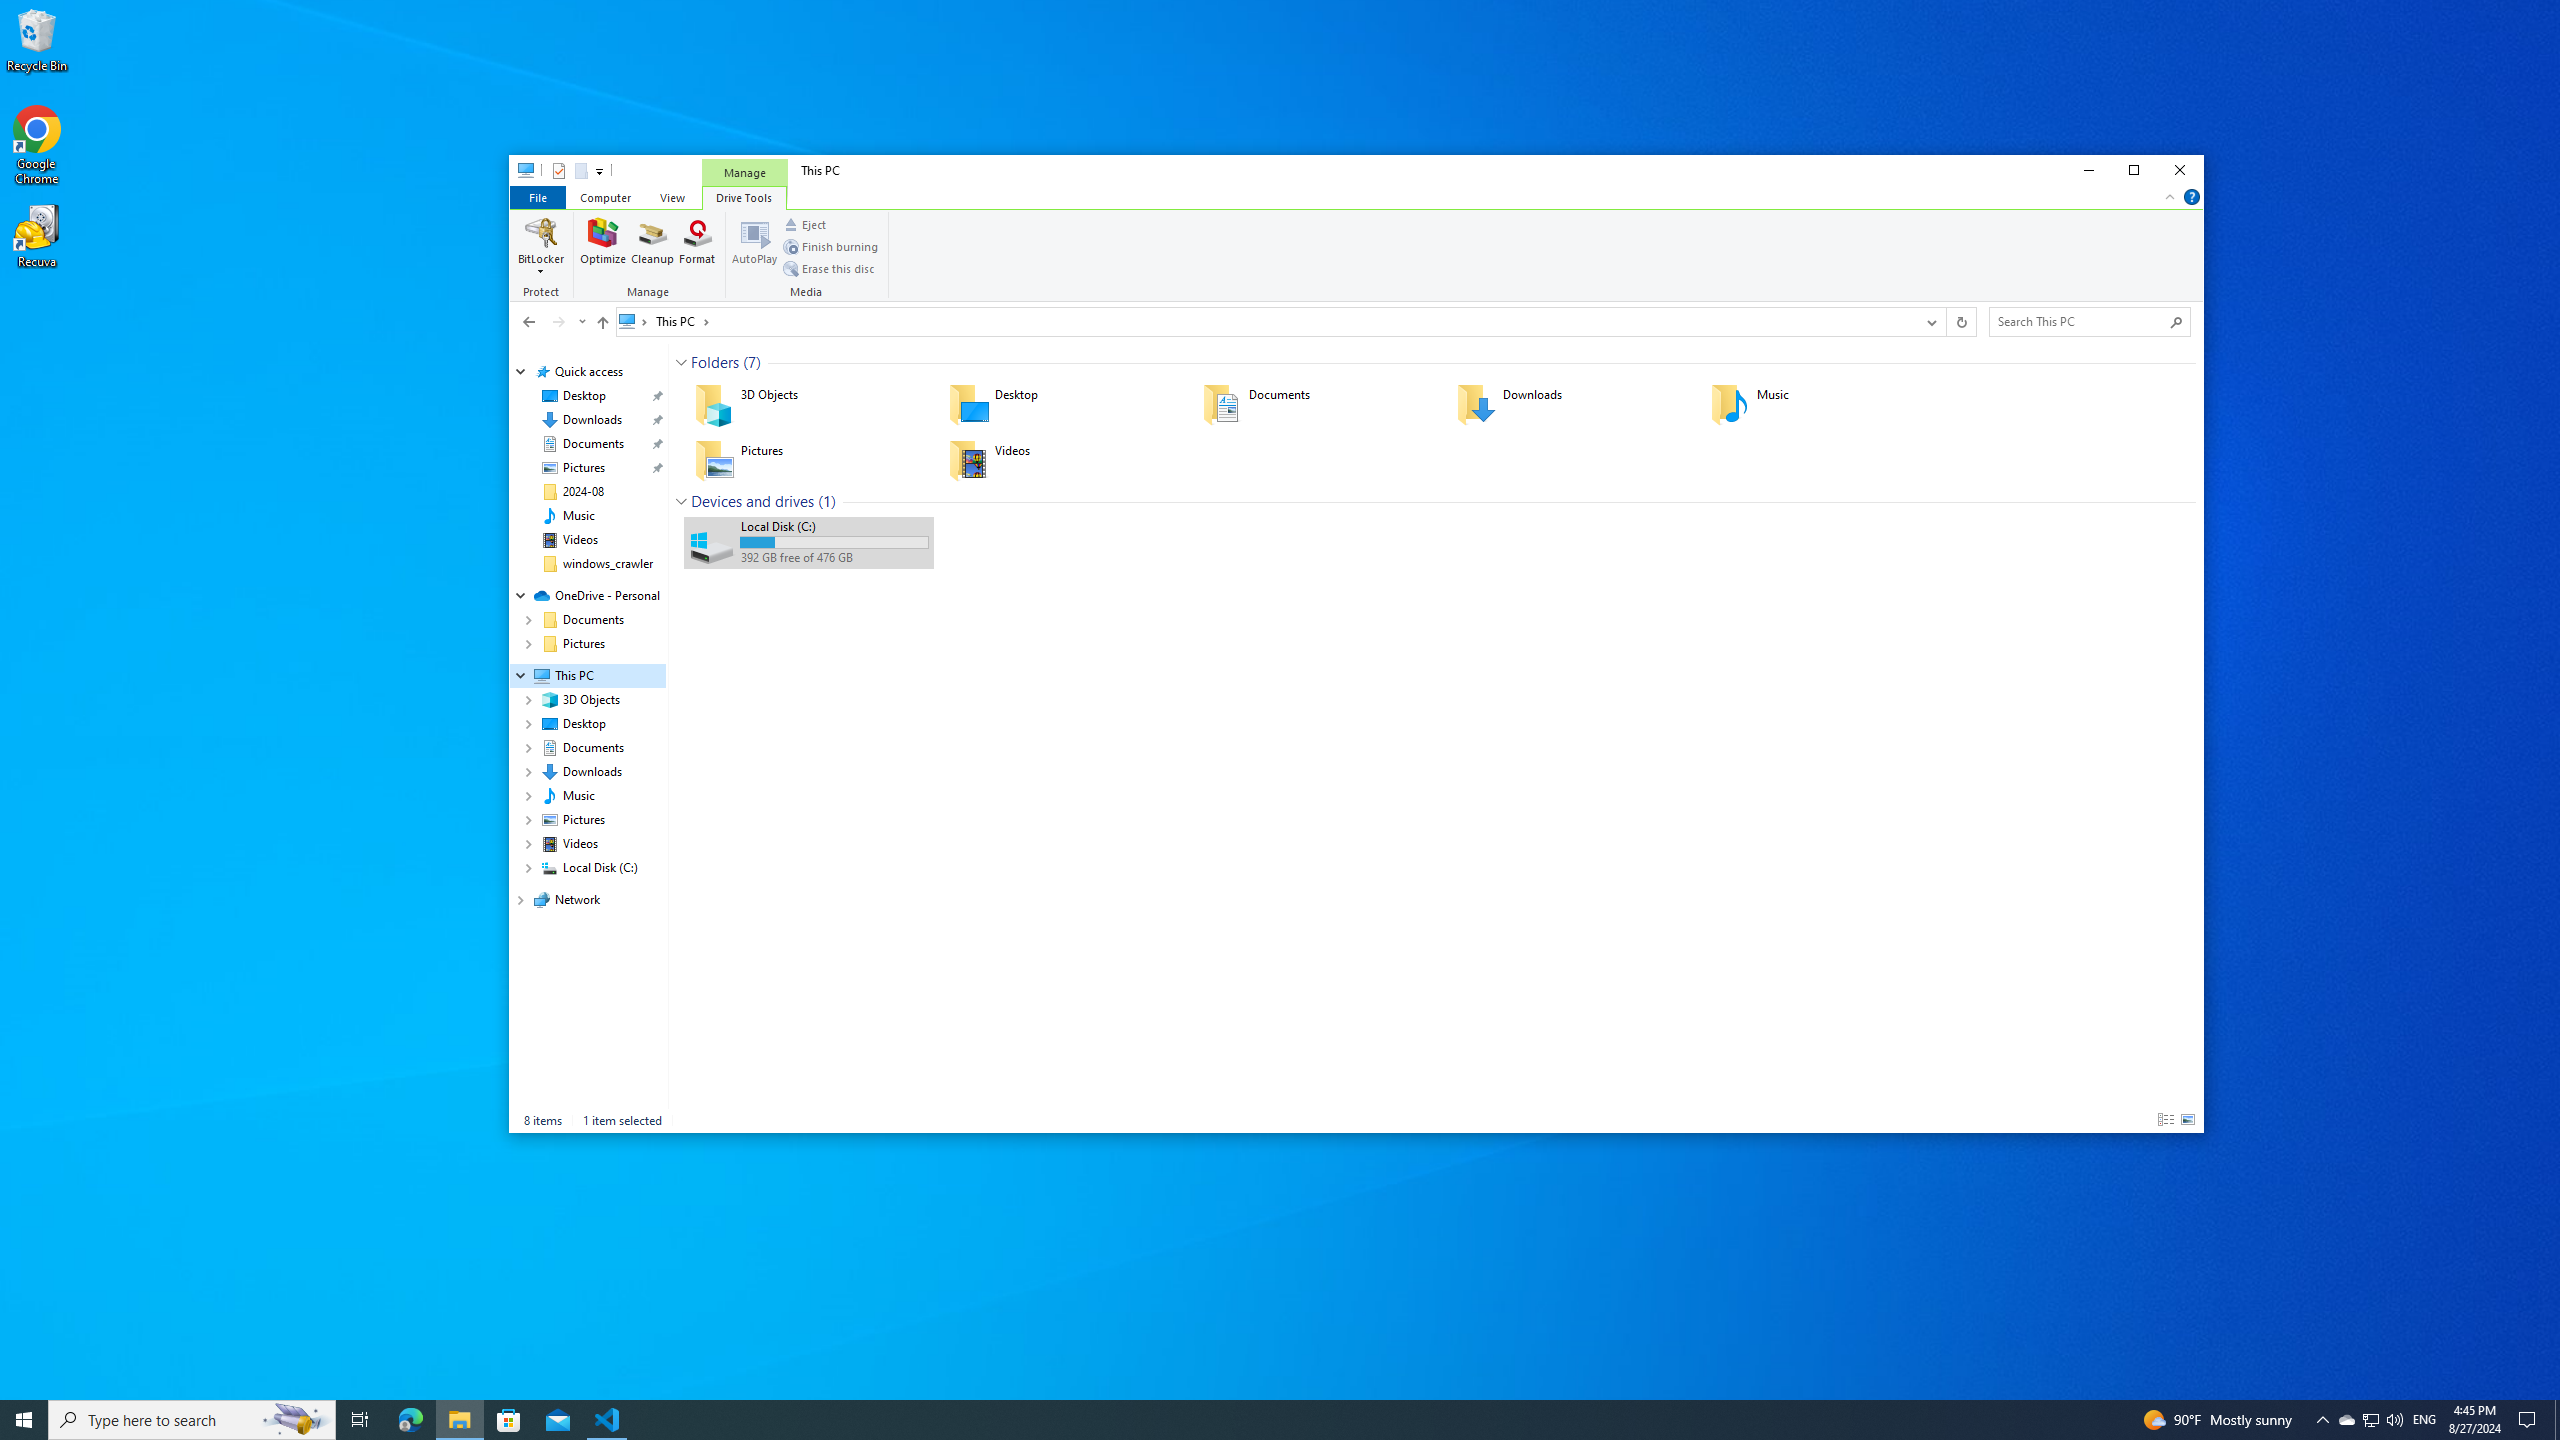  What do you see at coordinates (607, 1418) in the screenshot?
I see `'Visual Studio Code - 1 running window'` at bounding box center [607, 1418].